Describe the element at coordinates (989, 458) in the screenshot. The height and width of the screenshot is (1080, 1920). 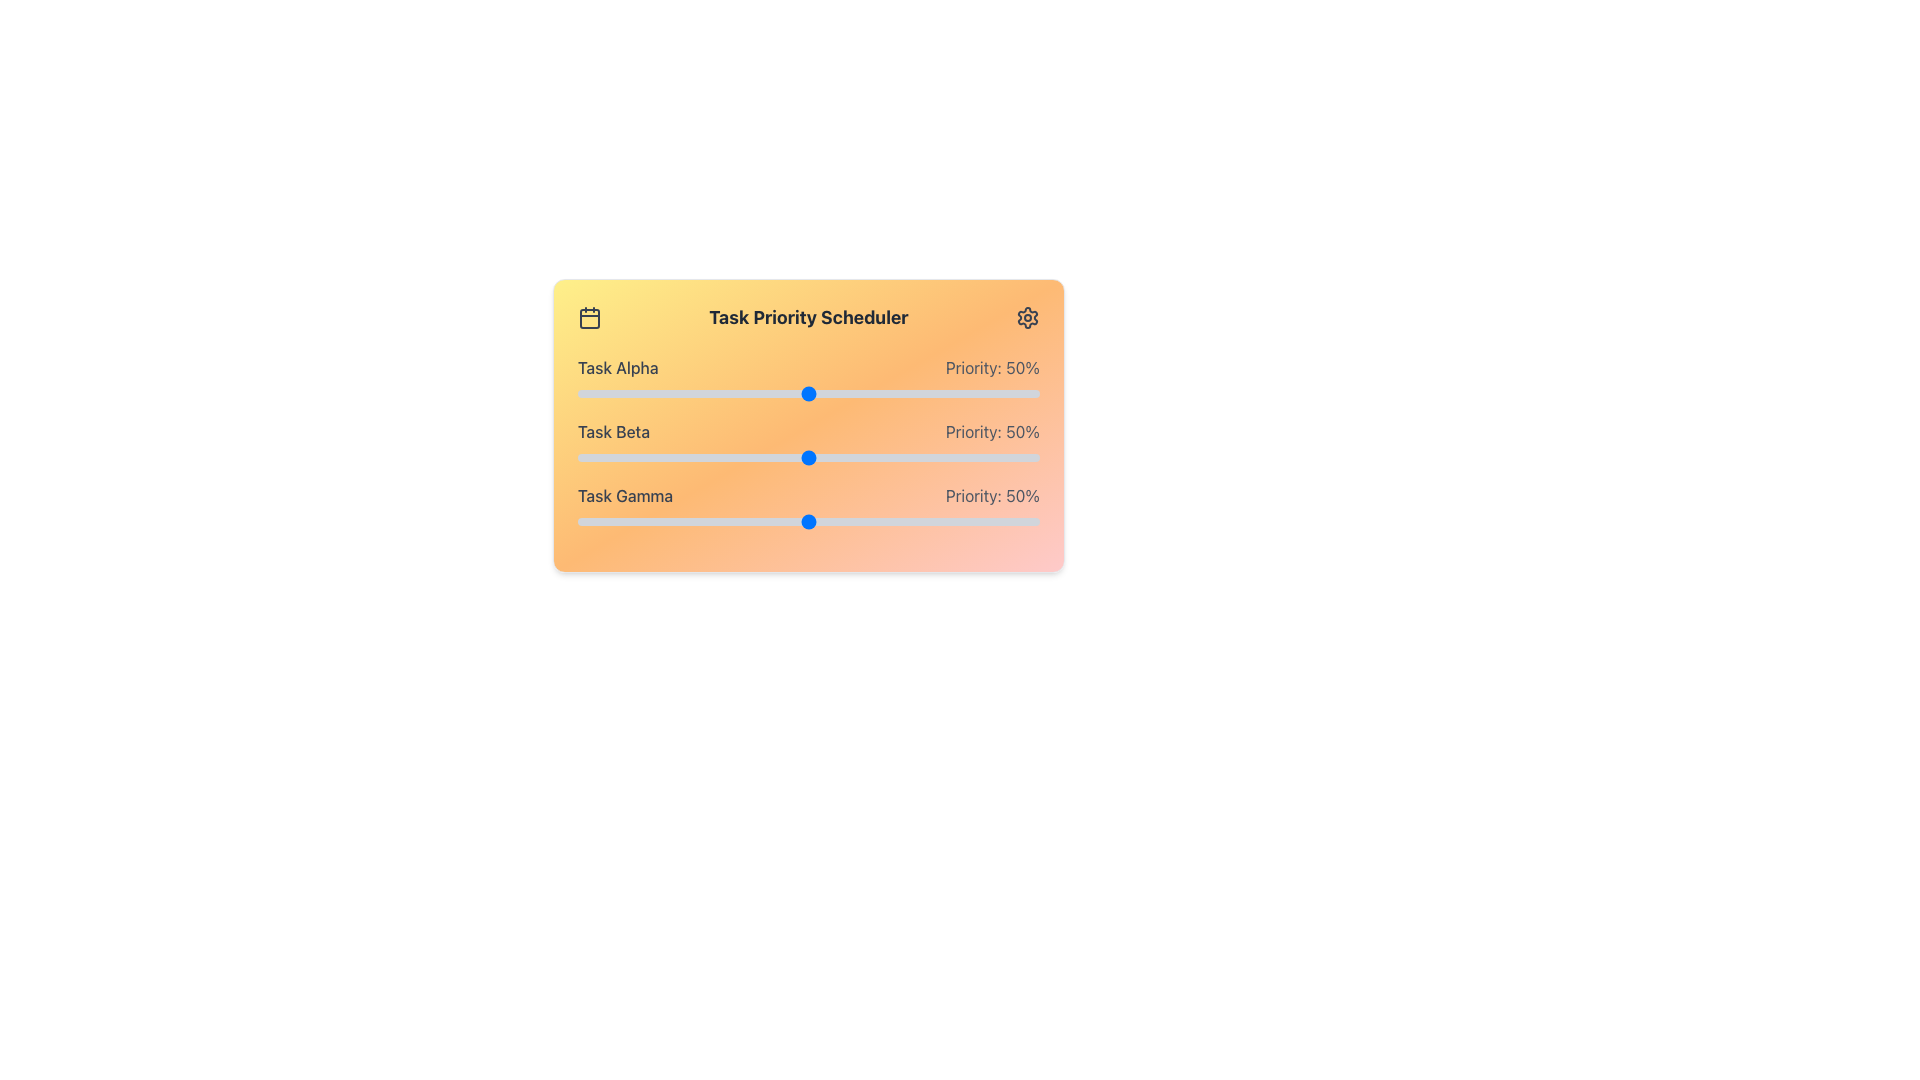
I see `the priority of Task Beta` at that location.